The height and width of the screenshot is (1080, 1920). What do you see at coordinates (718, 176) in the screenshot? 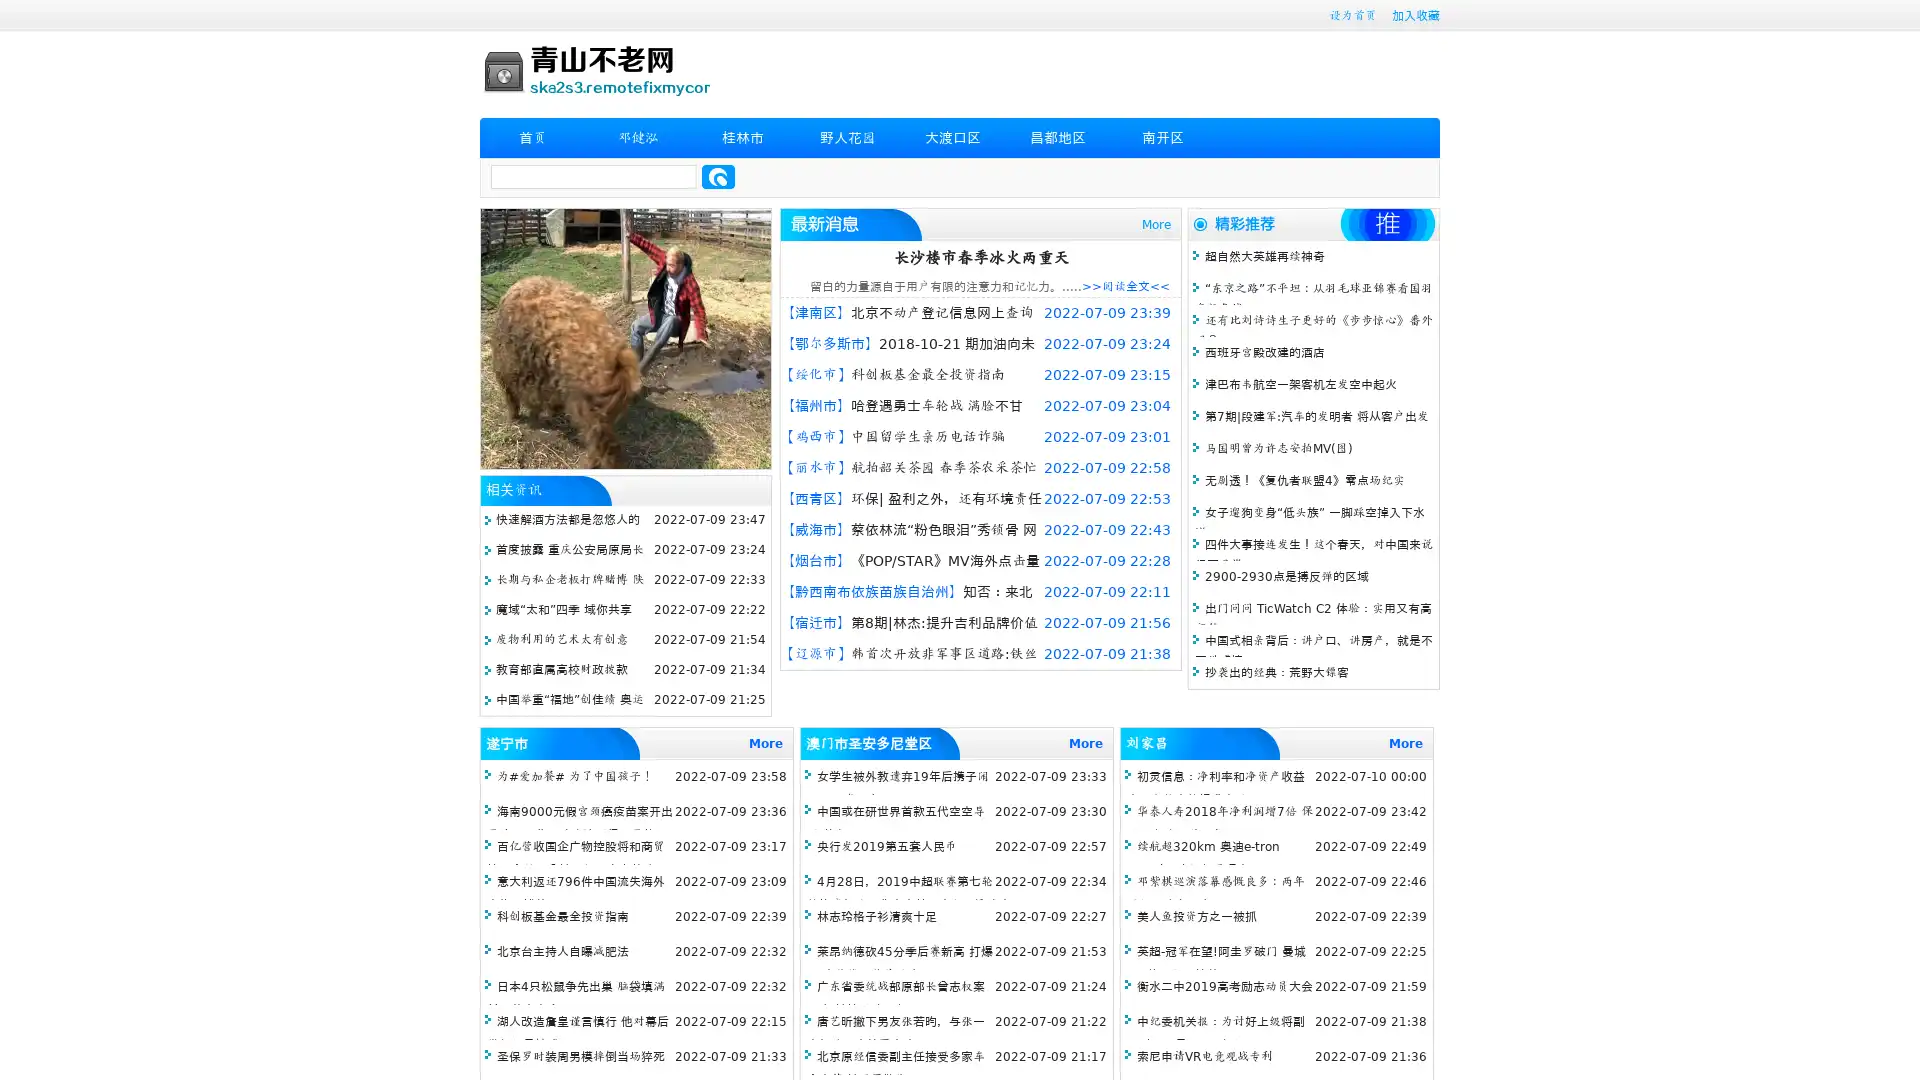
I see `Search` at bounding box center [718, 176].